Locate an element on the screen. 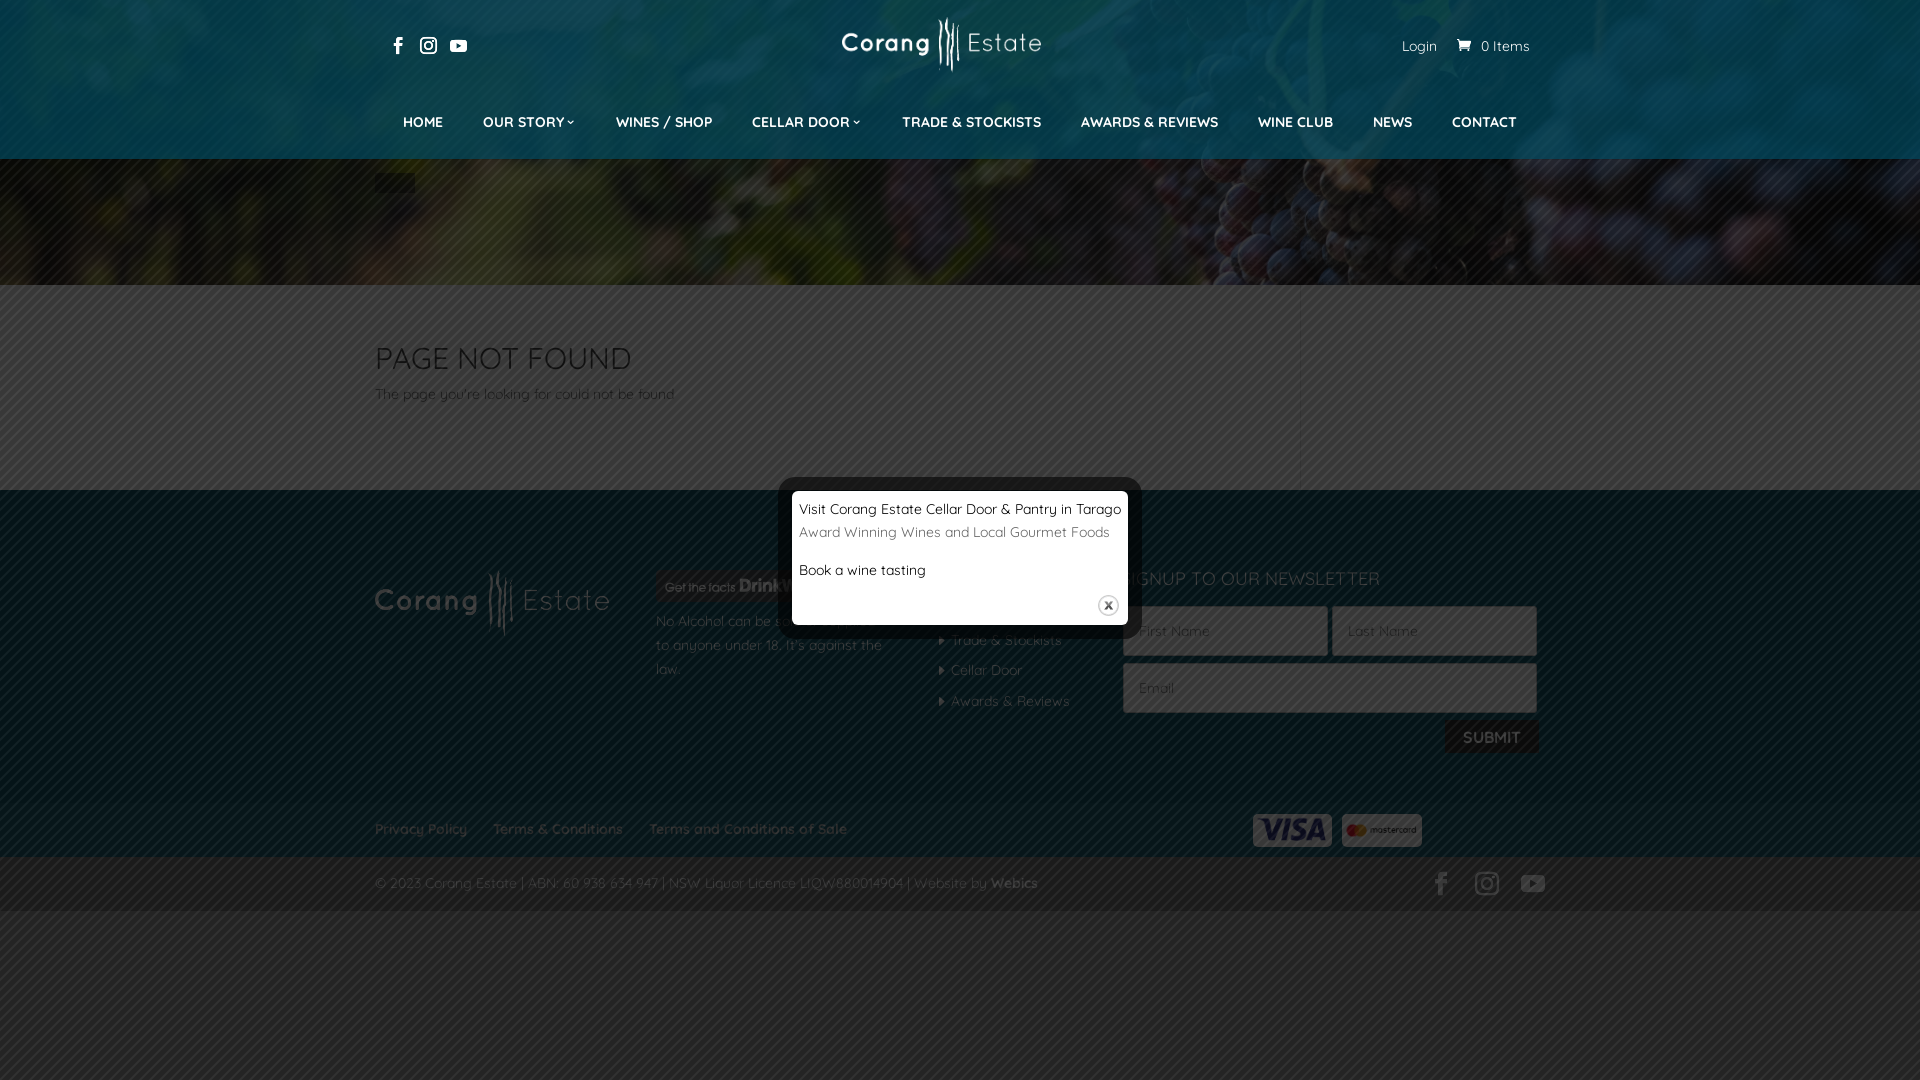 The height and width of the screenshot is (1080, 1920). 'Submit' is located at coordinates (1492, 736).